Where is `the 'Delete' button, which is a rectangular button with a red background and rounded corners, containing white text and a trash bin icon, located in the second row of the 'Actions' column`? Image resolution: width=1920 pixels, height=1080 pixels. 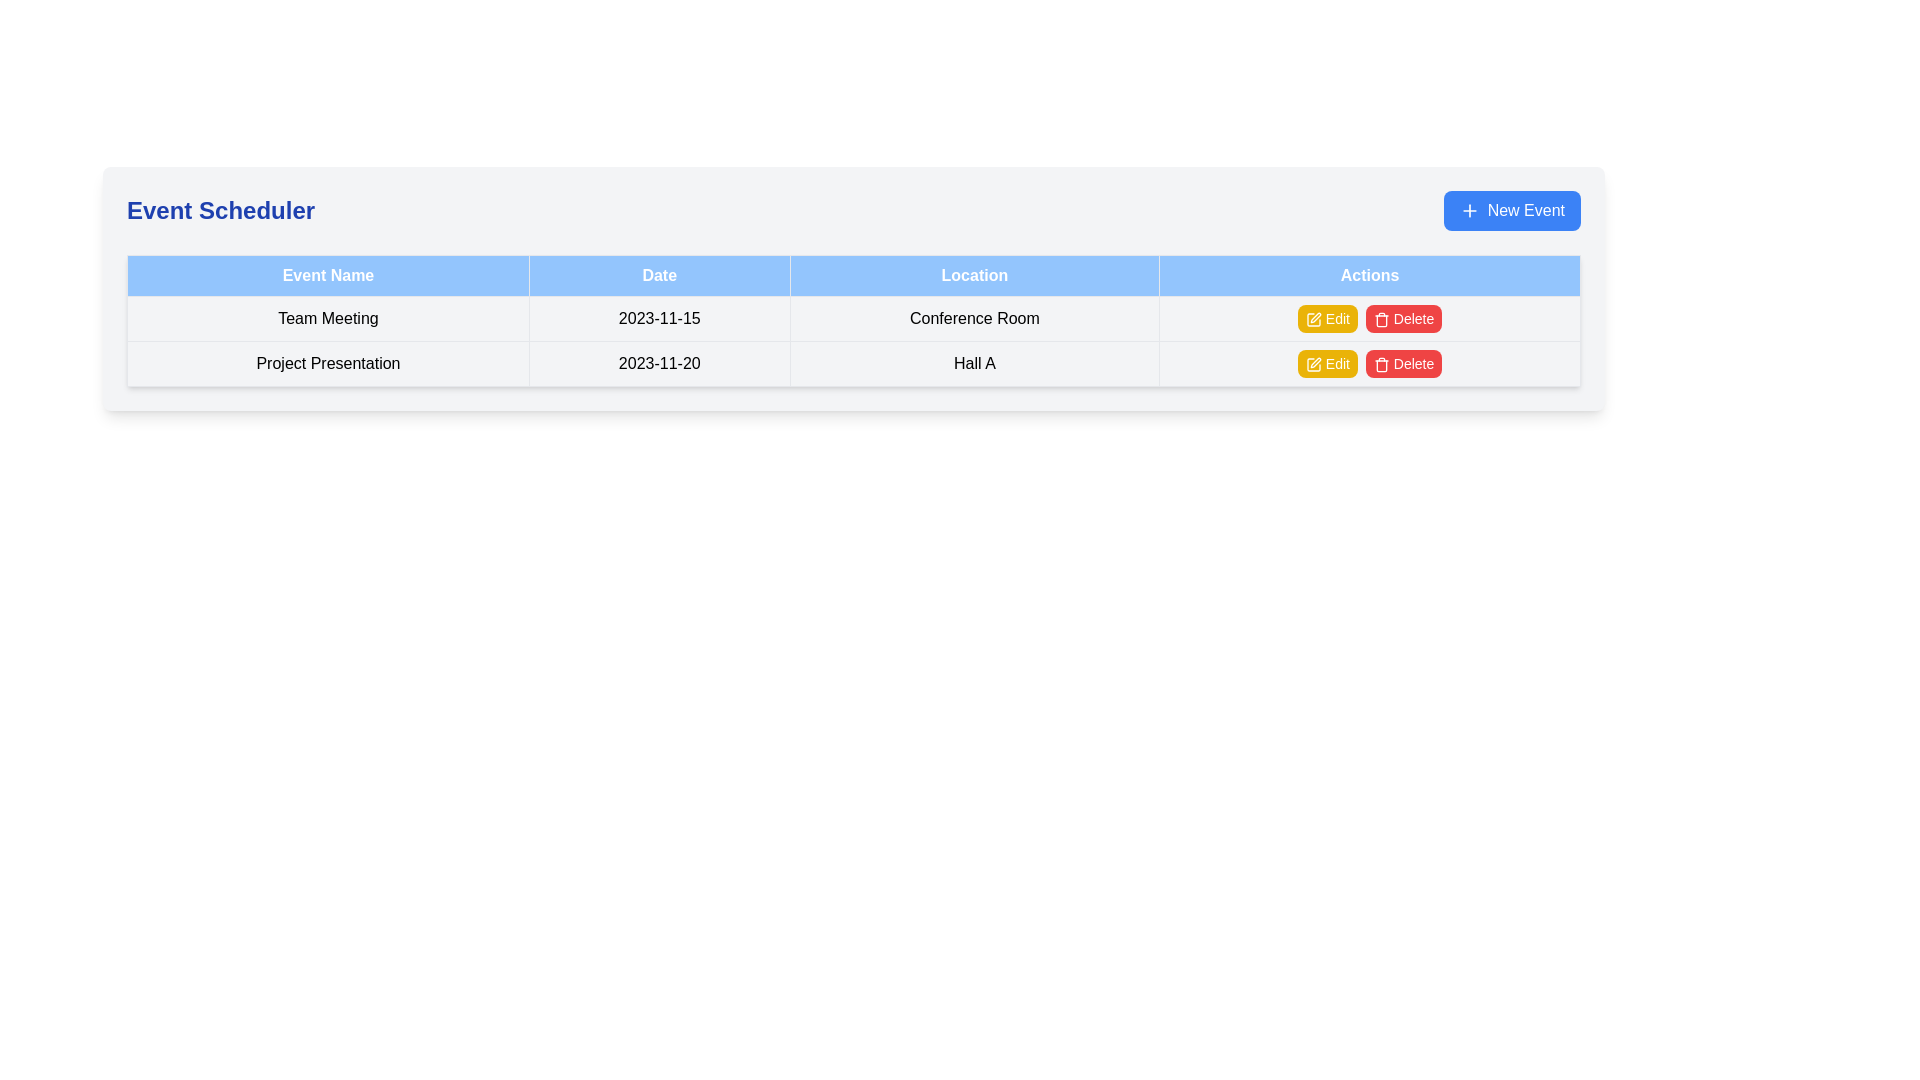 the 'Delete' button, which is a rectangular button with a red background and rounded corners, containing white text and a trash bin icon, located in the second row of the 'Actions' column is located at coordinates (1403, 363).